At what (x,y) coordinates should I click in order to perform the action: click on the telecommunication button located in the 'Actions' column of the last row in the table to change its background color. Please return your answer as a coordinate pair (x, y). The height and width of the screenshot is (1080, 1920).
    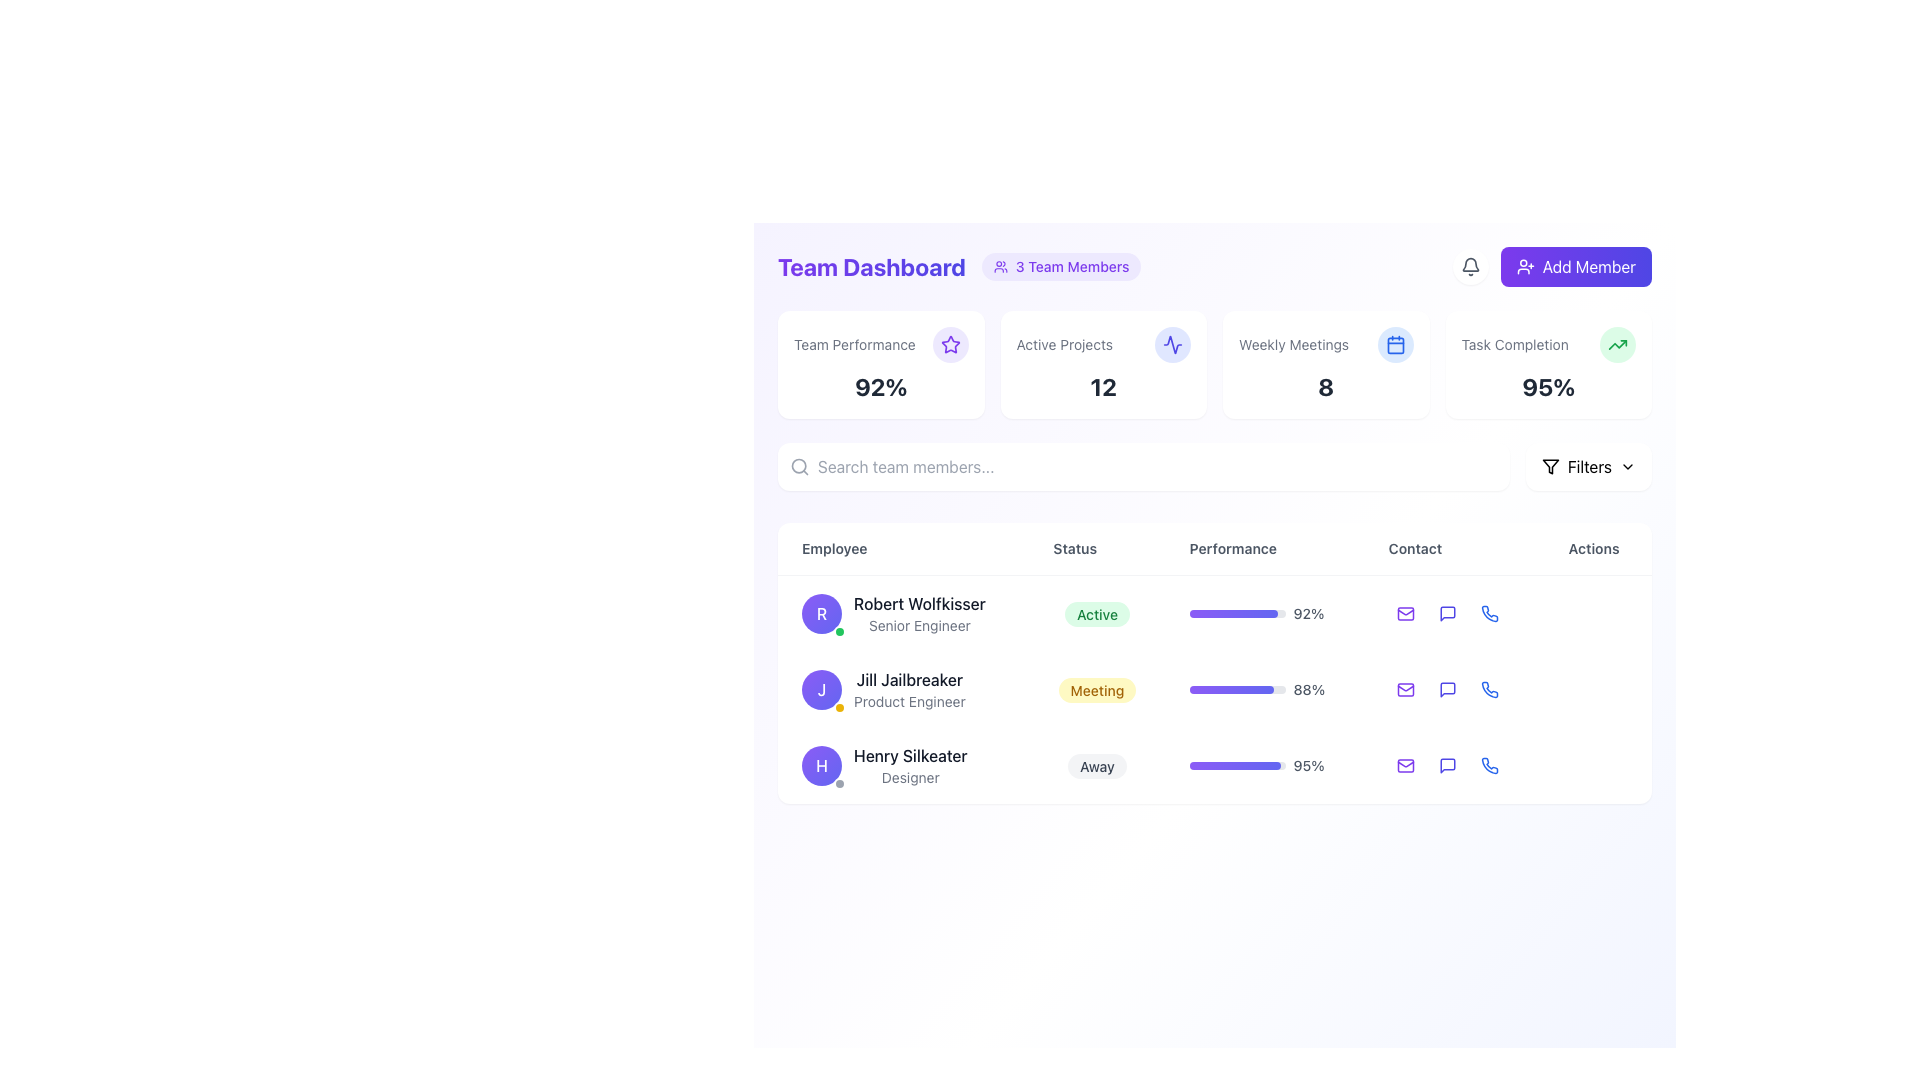
    Looking at the image, I should click on (1489, 765).